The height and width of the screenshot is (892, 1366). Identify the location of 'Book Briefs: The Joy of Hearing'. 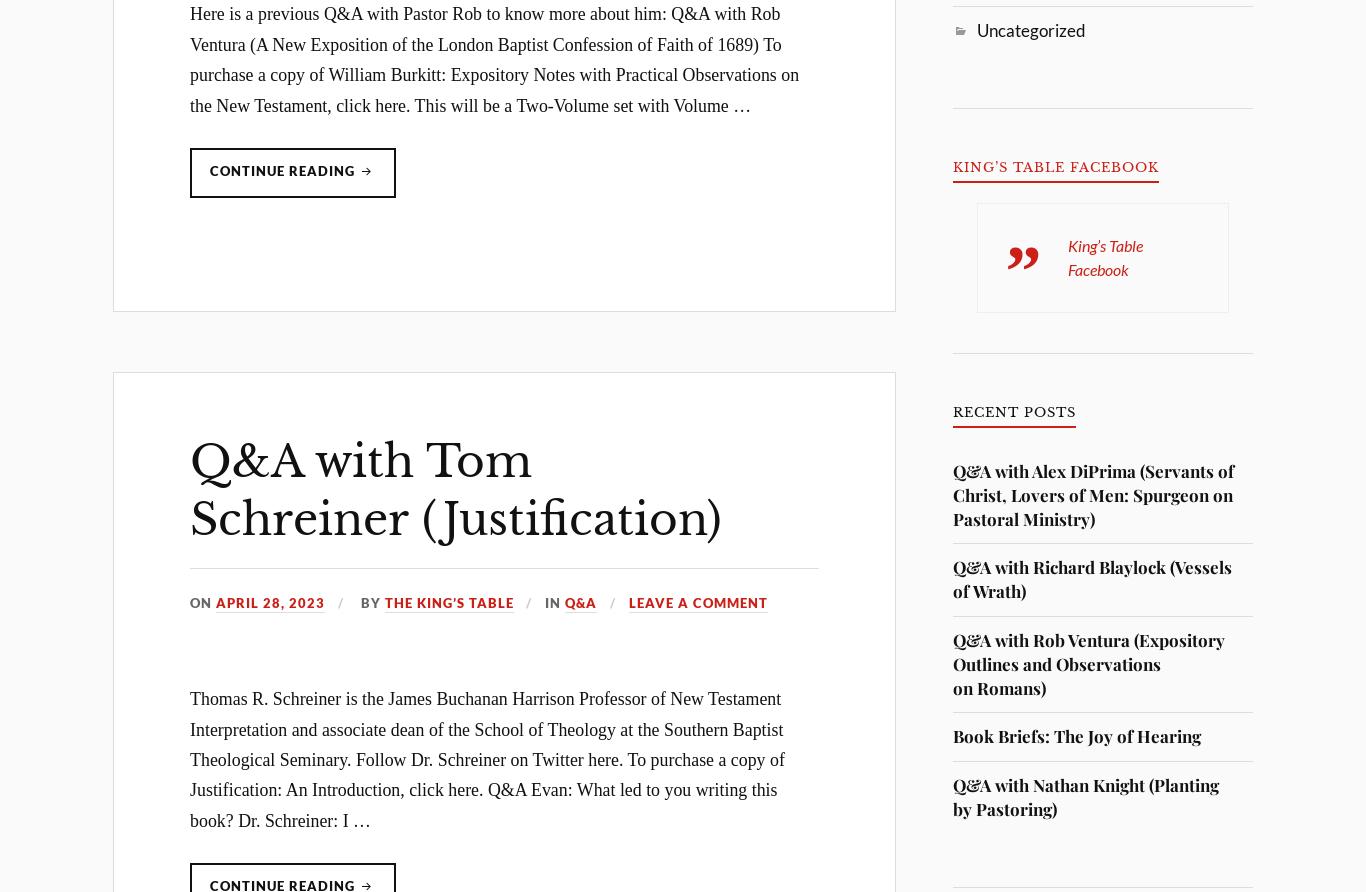
(1075, 735).